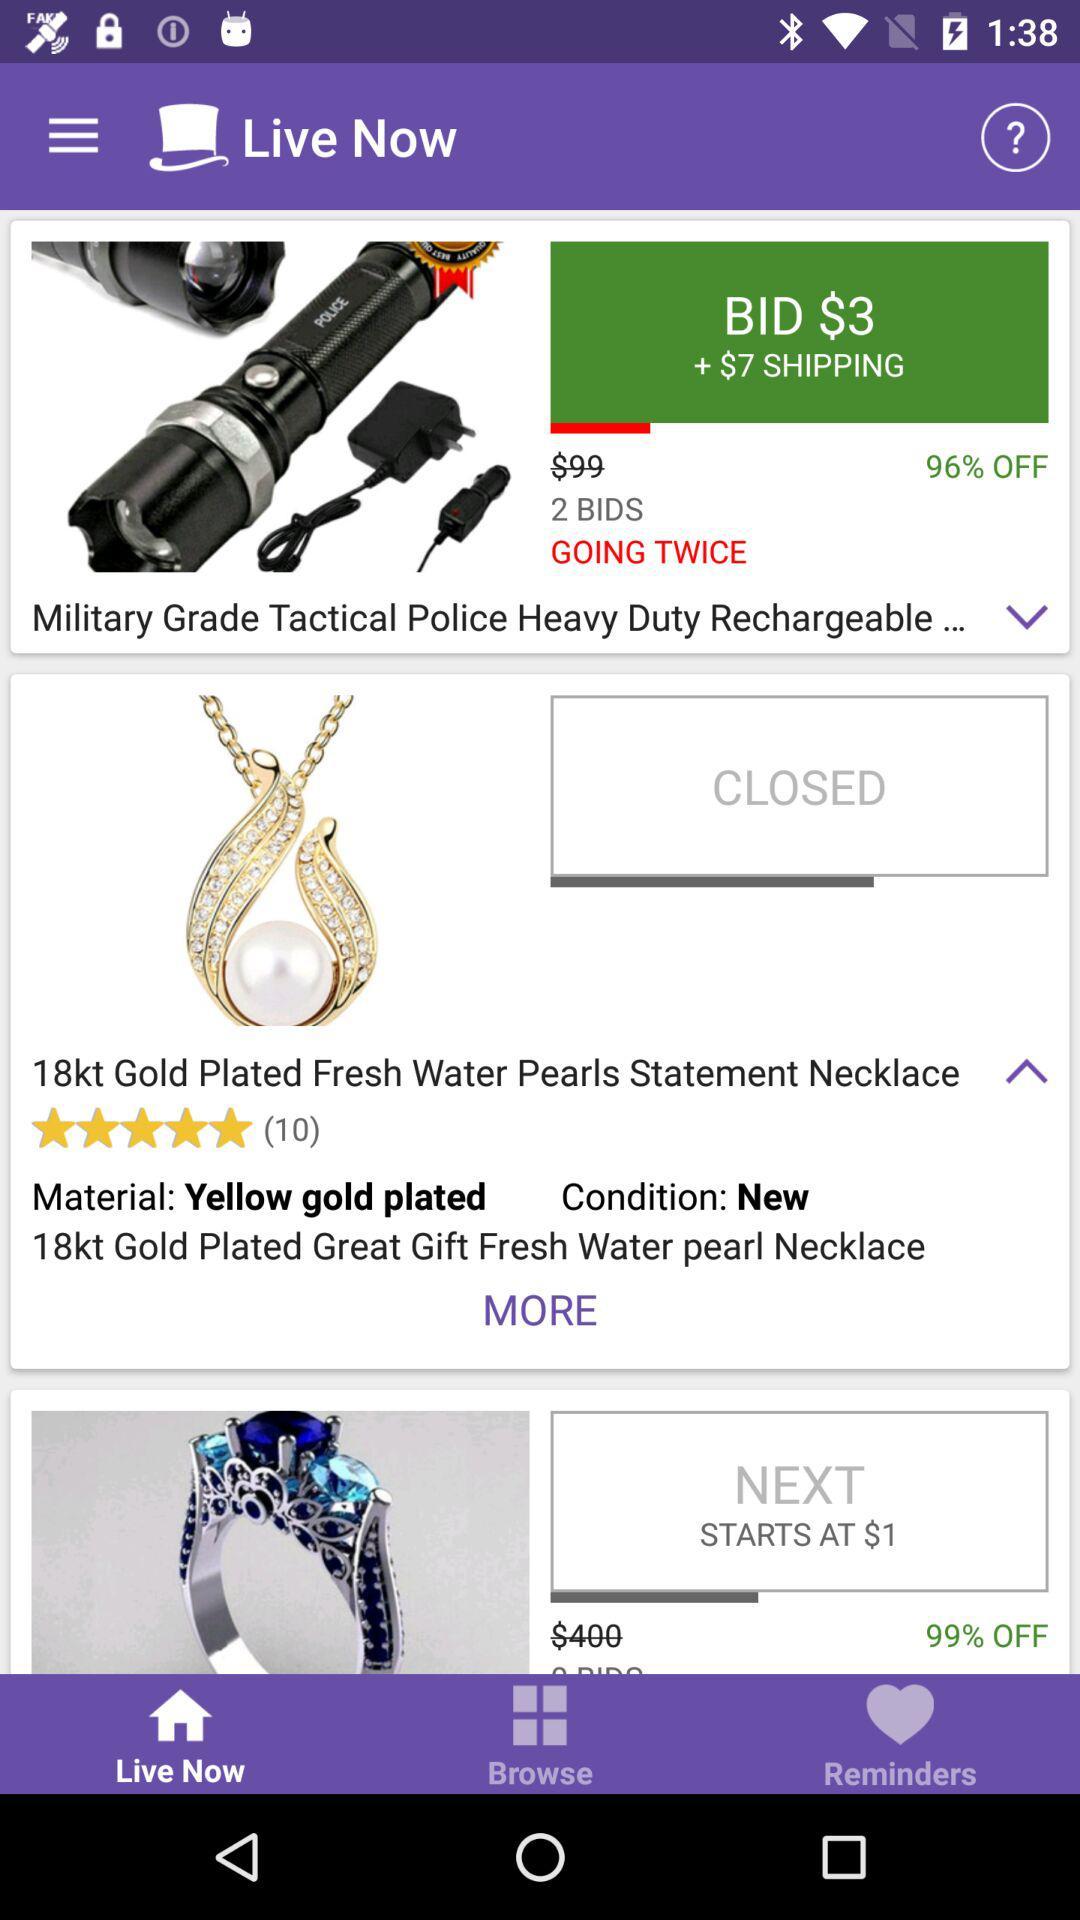  What do you see at coordinates (280, 1541) in the screenshot?
I see `click the product` at bounding box center [280, 1541].